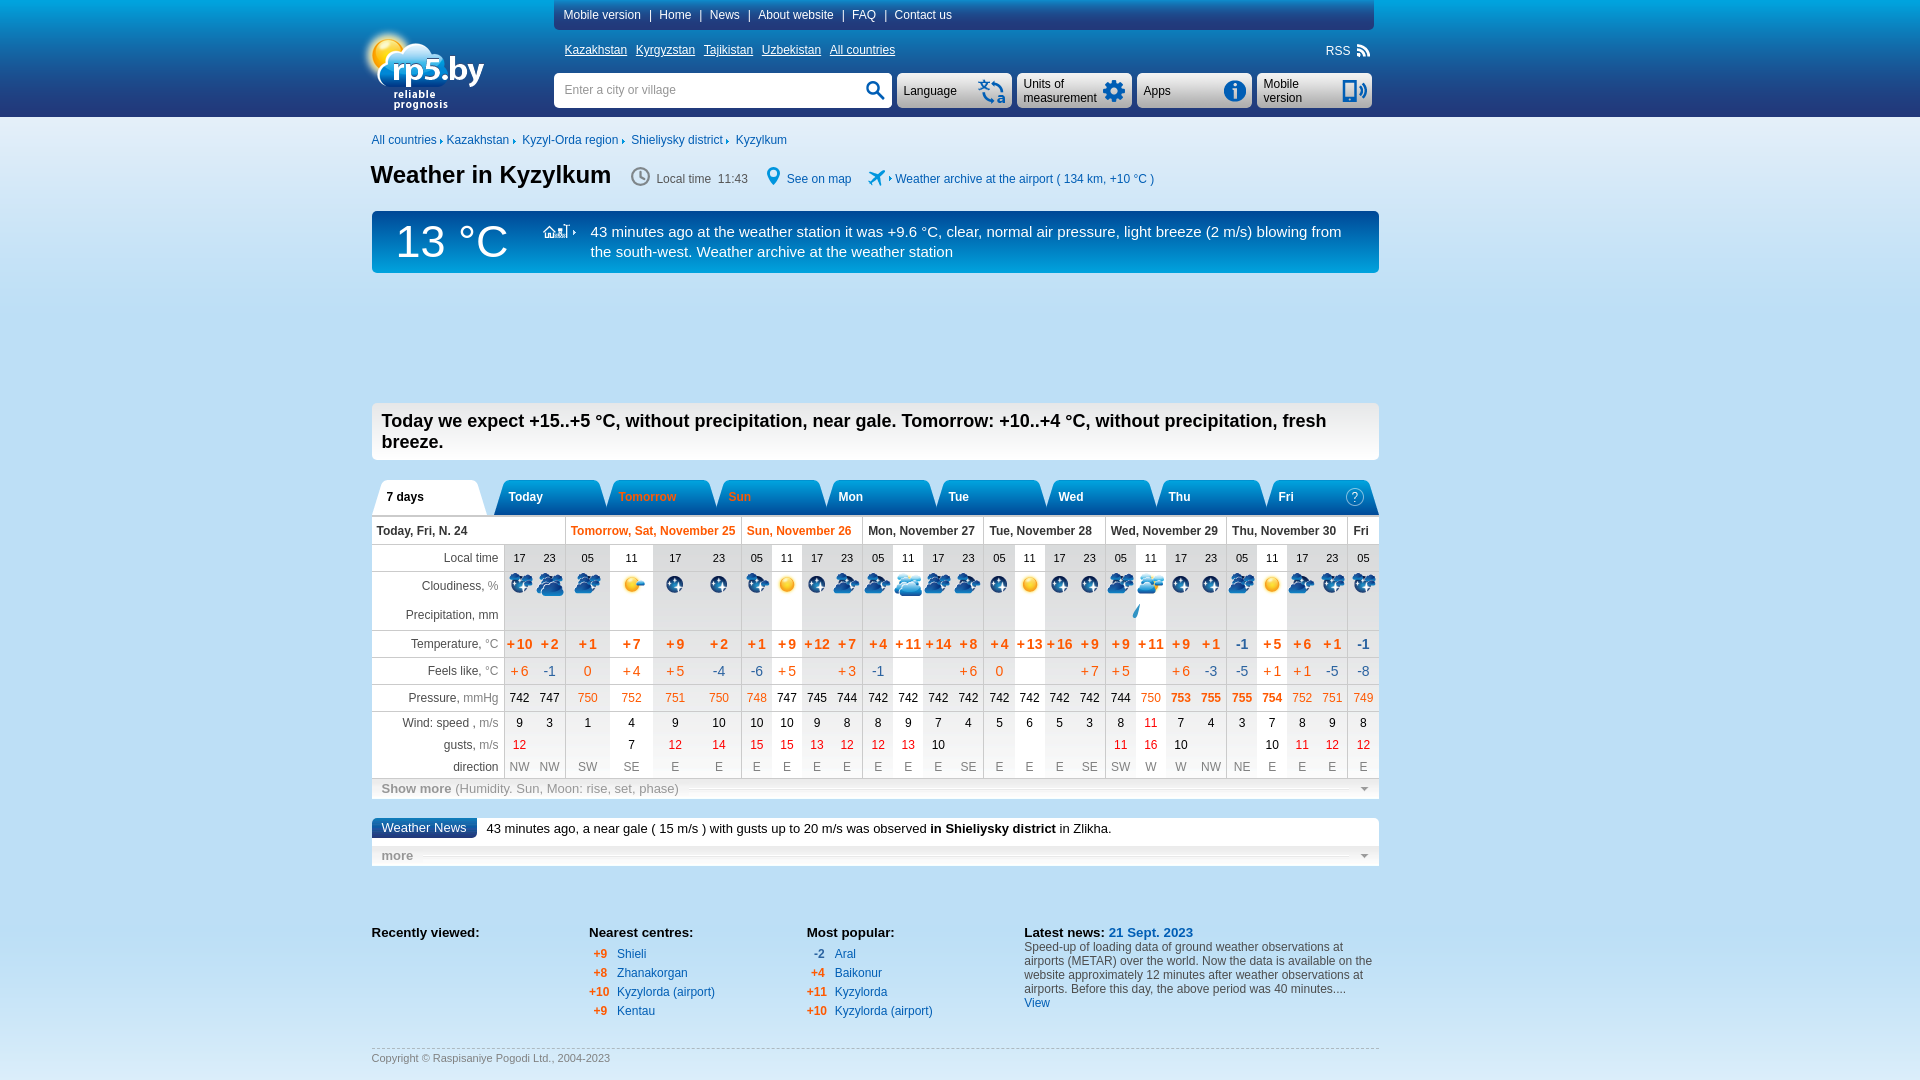  I want to click on 'News', so click(725, 15).